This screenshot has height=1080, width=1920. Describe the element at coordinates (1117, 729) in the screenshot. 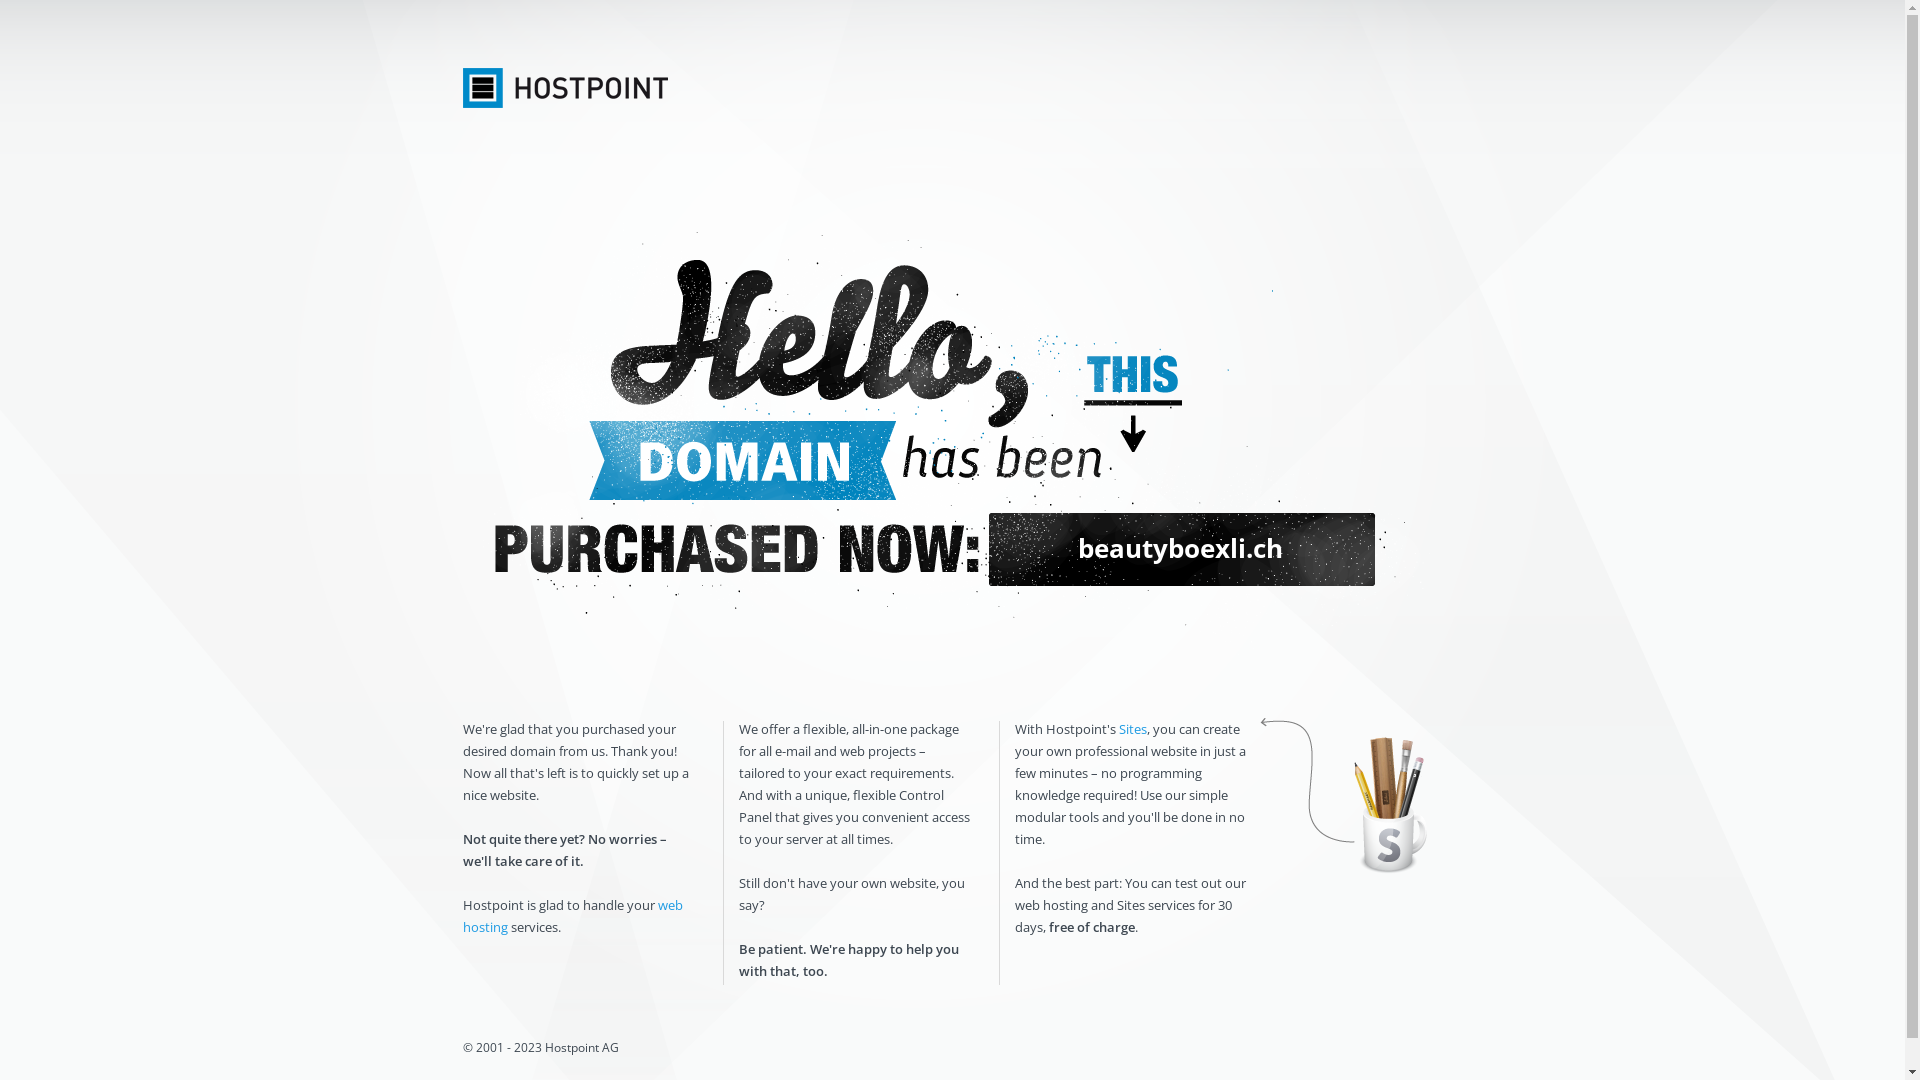

I see `'Sites'` at that location.